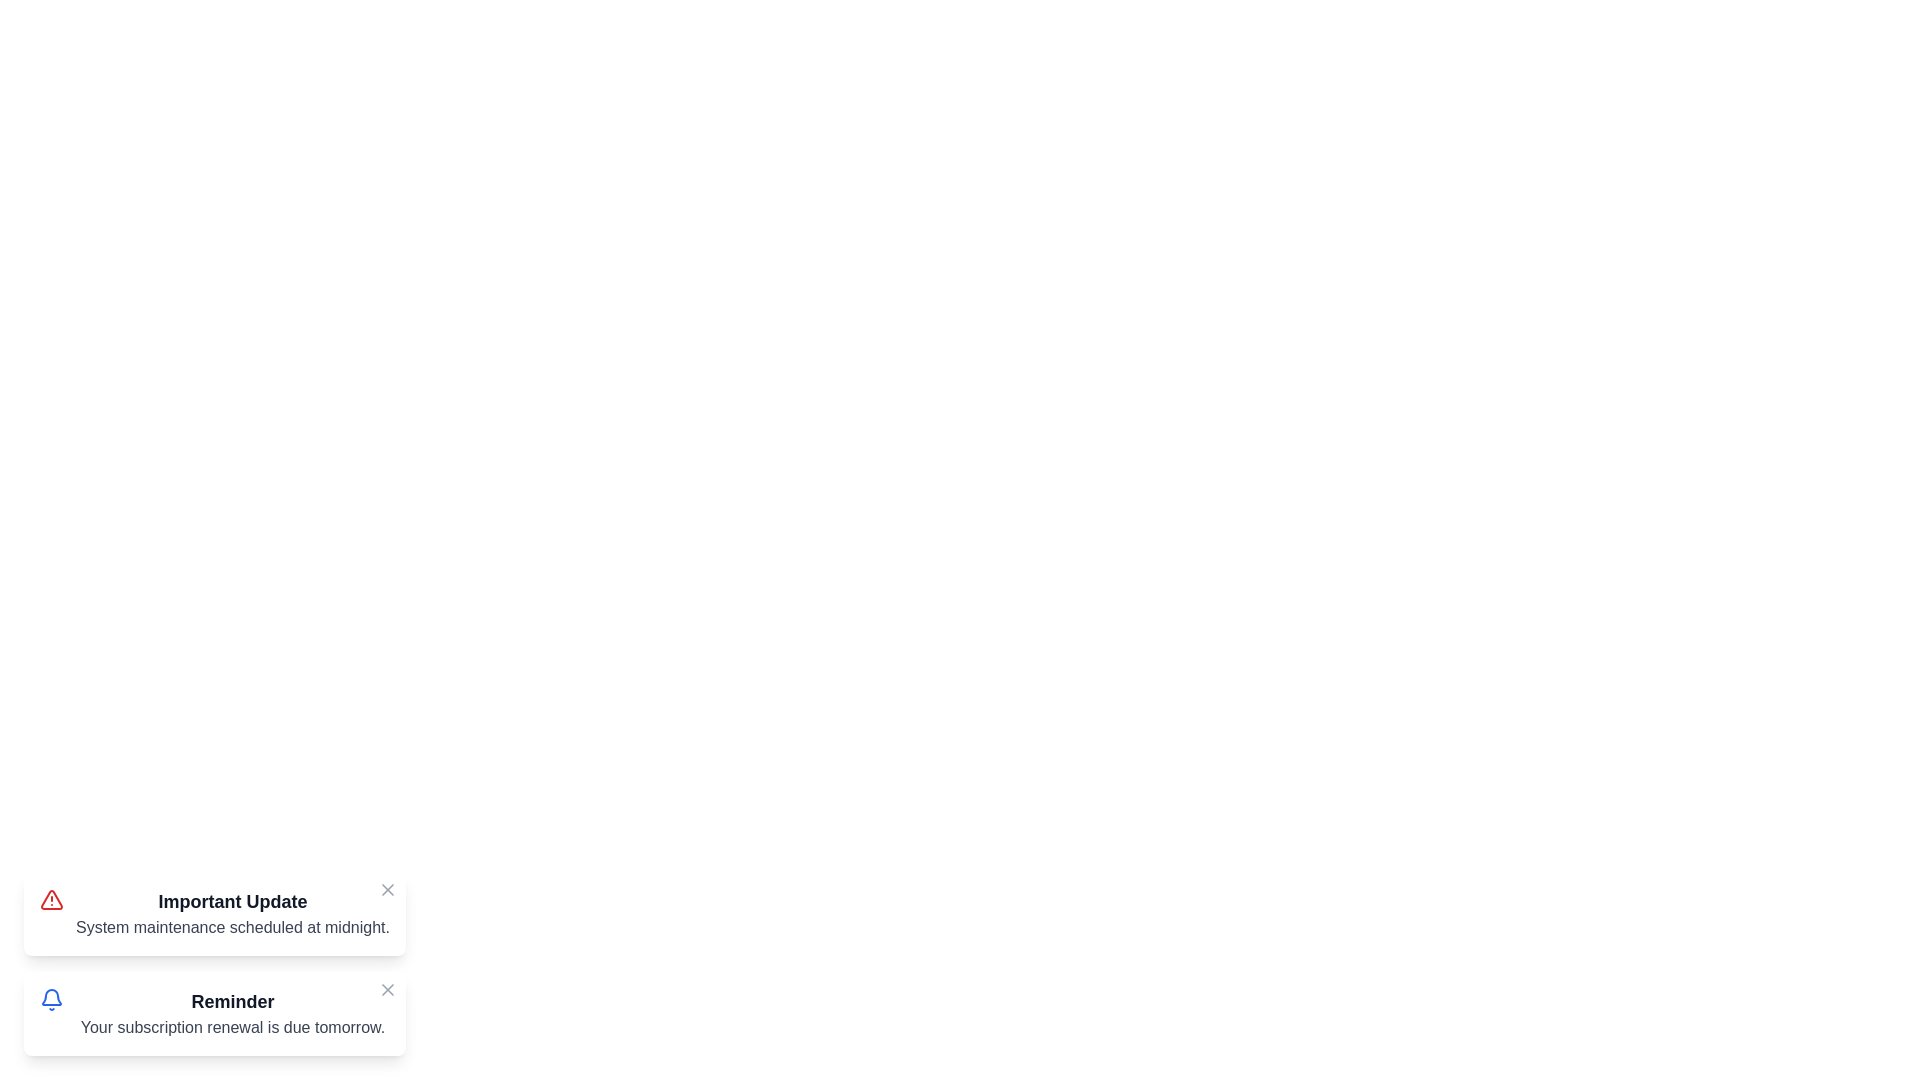 The image size is (1920, 1080). Describe the element at coordinates (388, 990) in the screenshot. I see `close button of the snackbar with the title Reminder` at that location.